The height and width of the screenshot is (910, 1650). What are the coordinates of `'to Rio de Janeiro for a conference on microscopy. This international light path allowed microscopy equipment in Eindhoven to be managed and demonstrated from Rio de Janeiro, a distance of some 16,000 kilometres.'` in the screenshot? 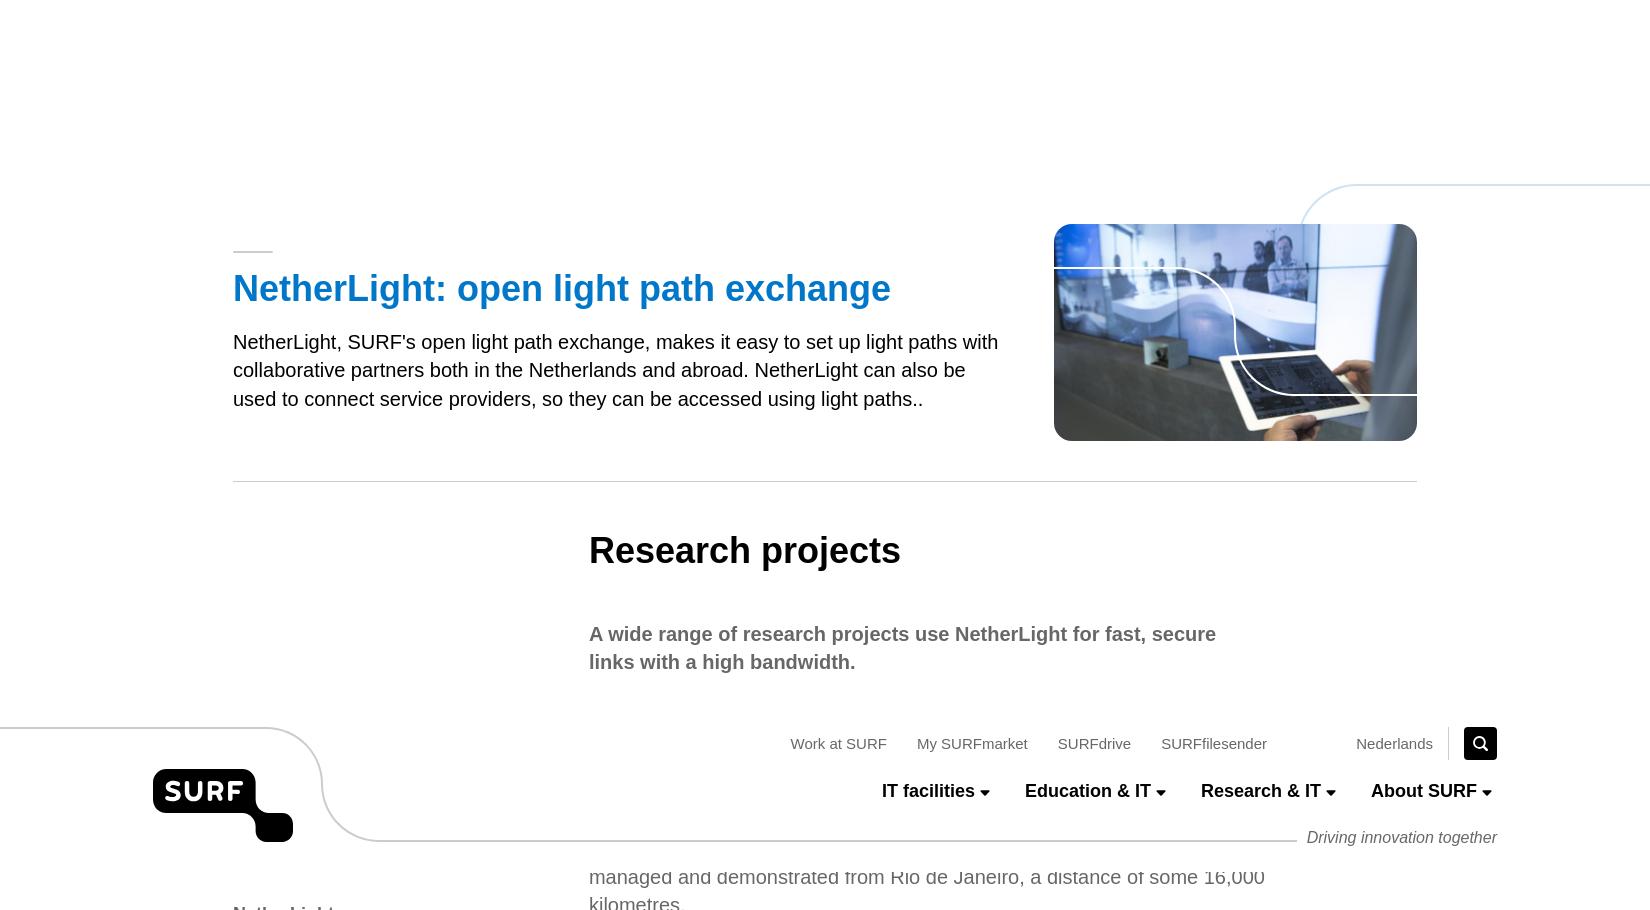 It's located at (925, 148).